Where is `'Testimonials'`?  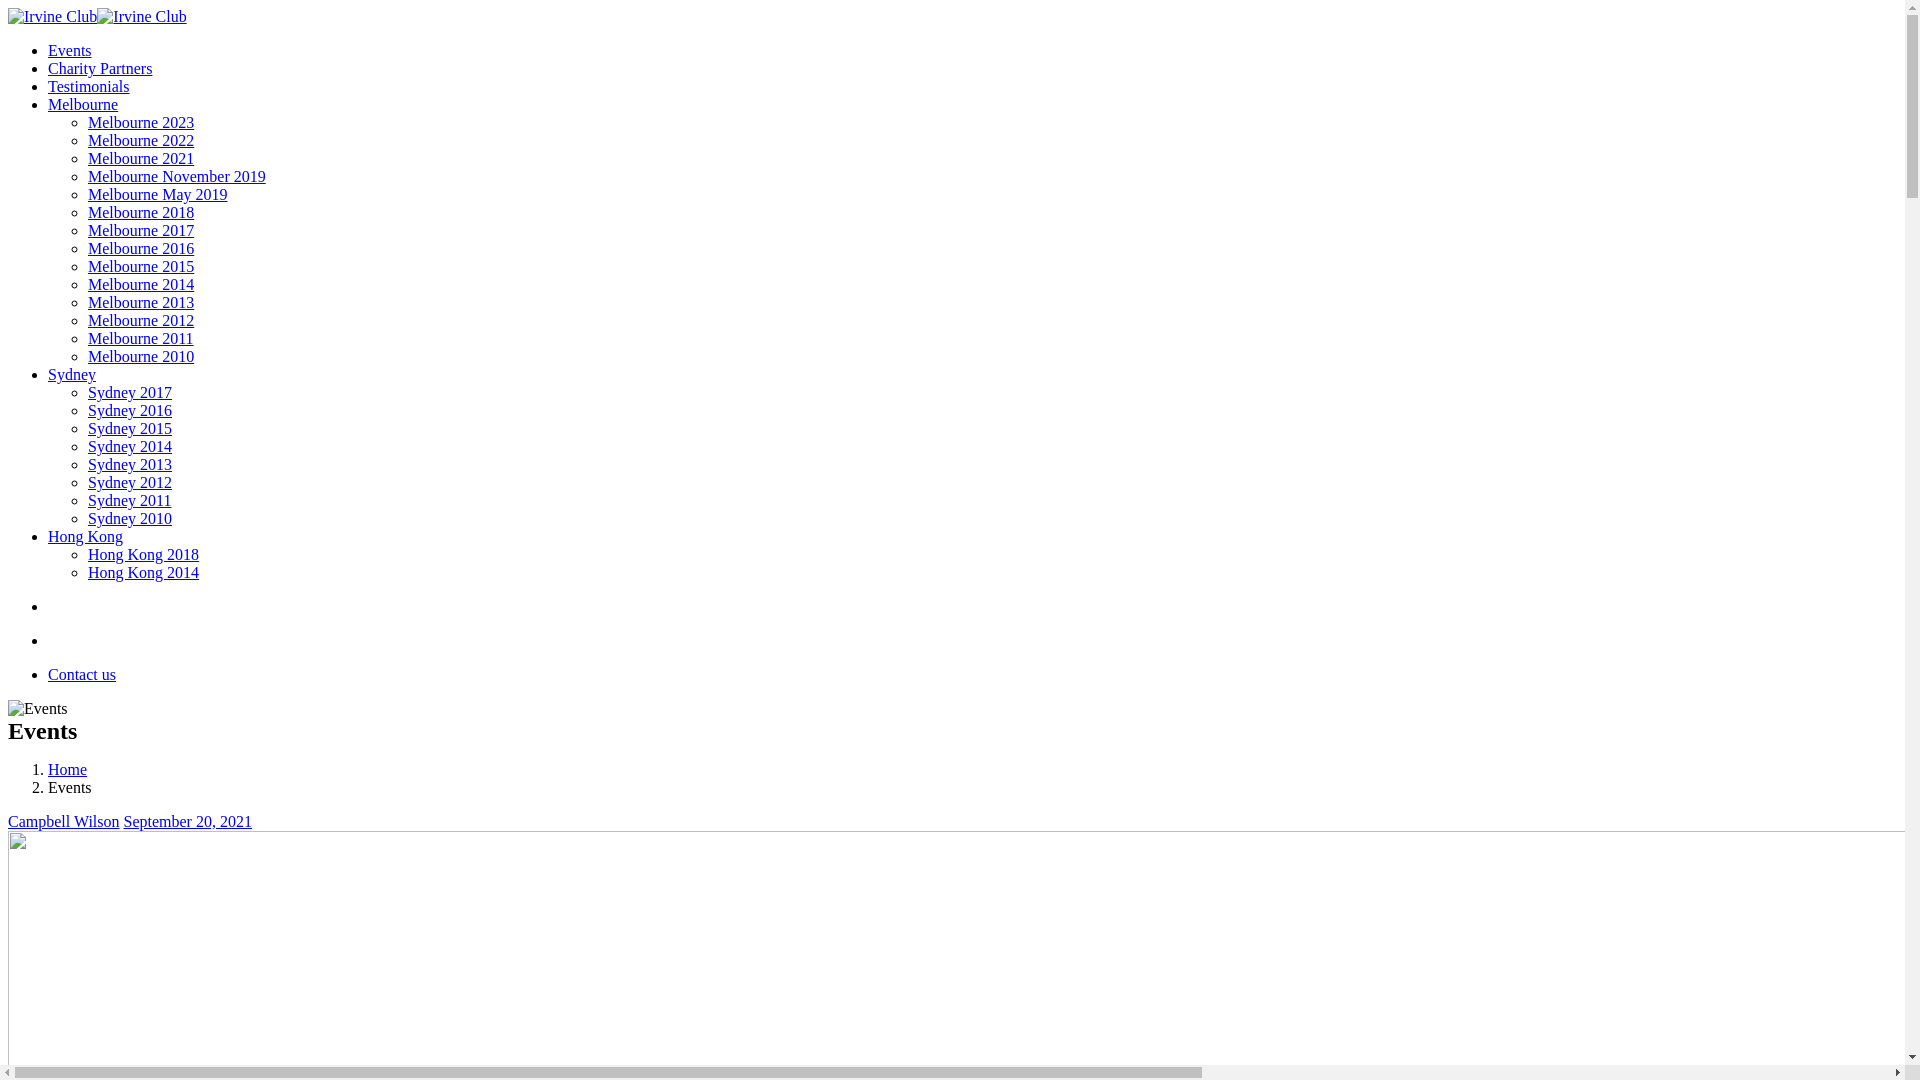 'Testimonials' is located at coordinates (48, 85).